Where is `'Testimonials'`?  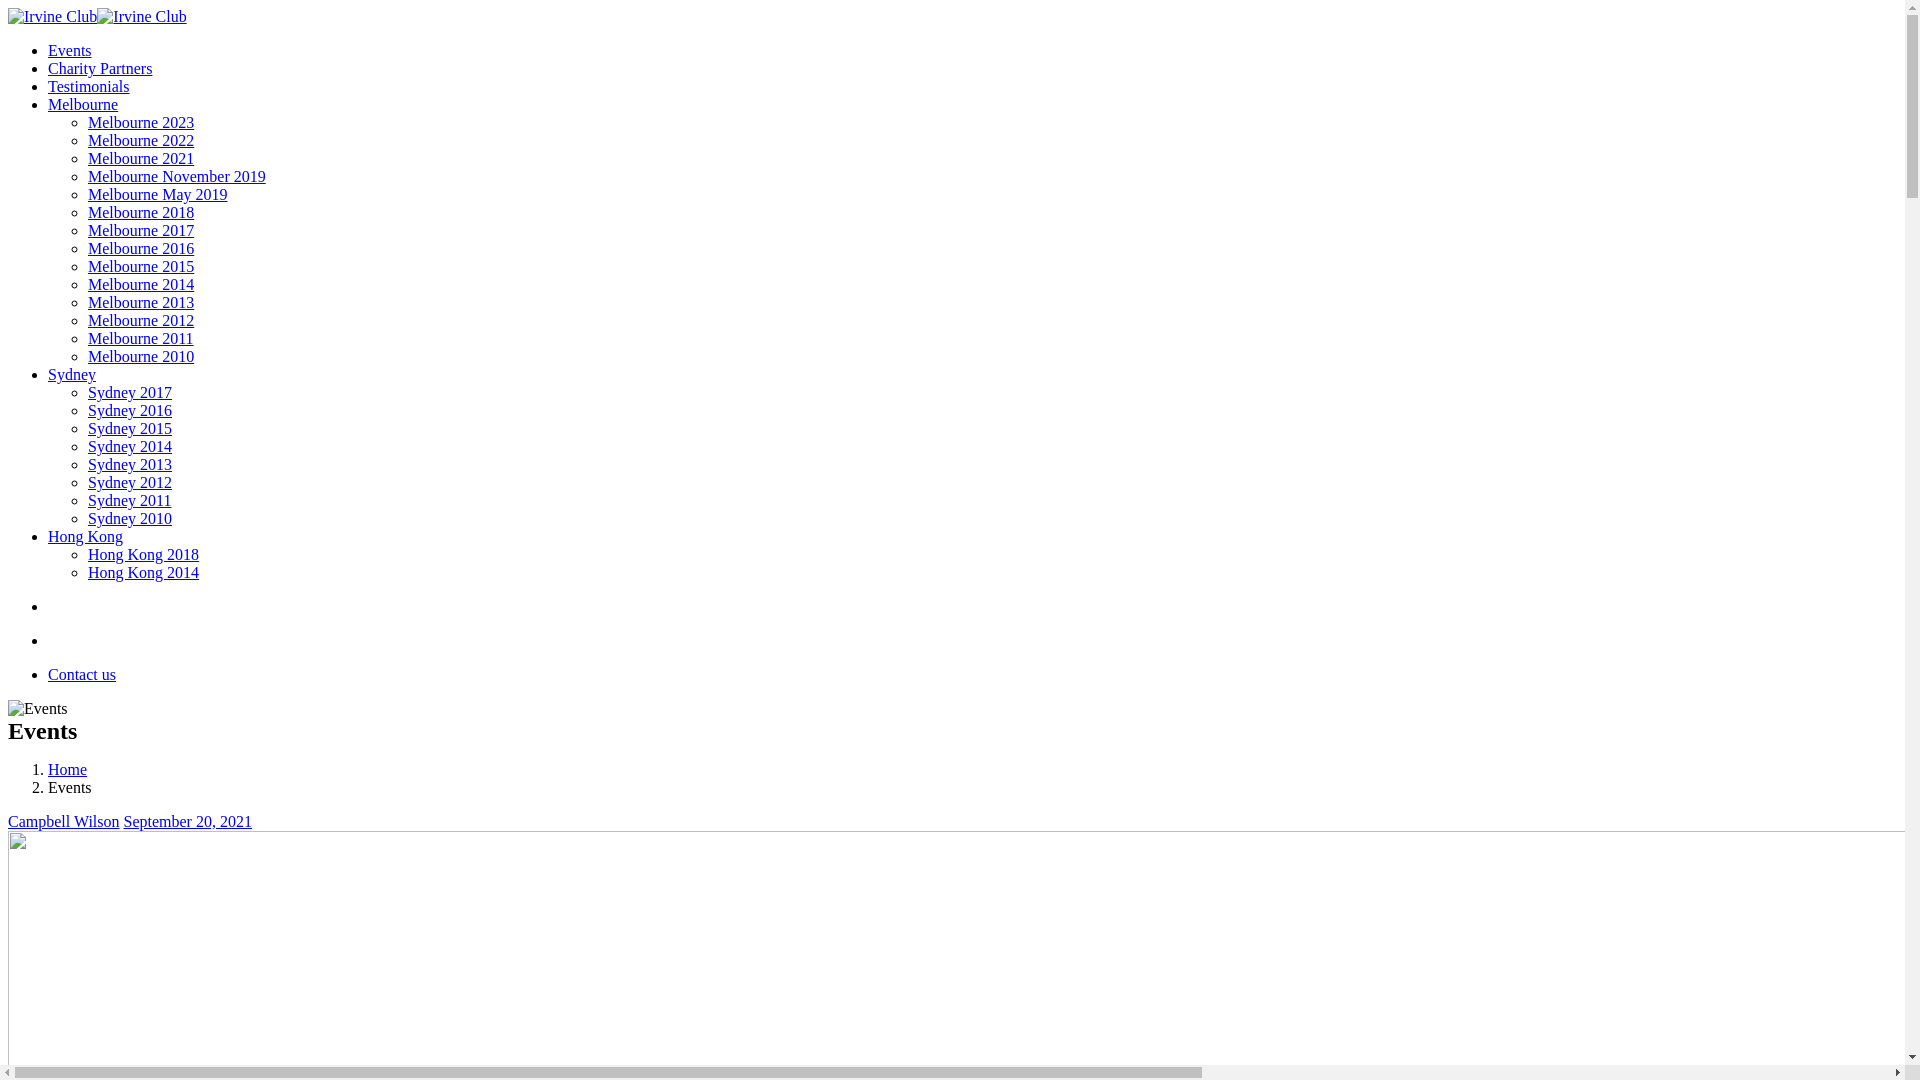 'Testimonials' is located at coordinates (48, 85).